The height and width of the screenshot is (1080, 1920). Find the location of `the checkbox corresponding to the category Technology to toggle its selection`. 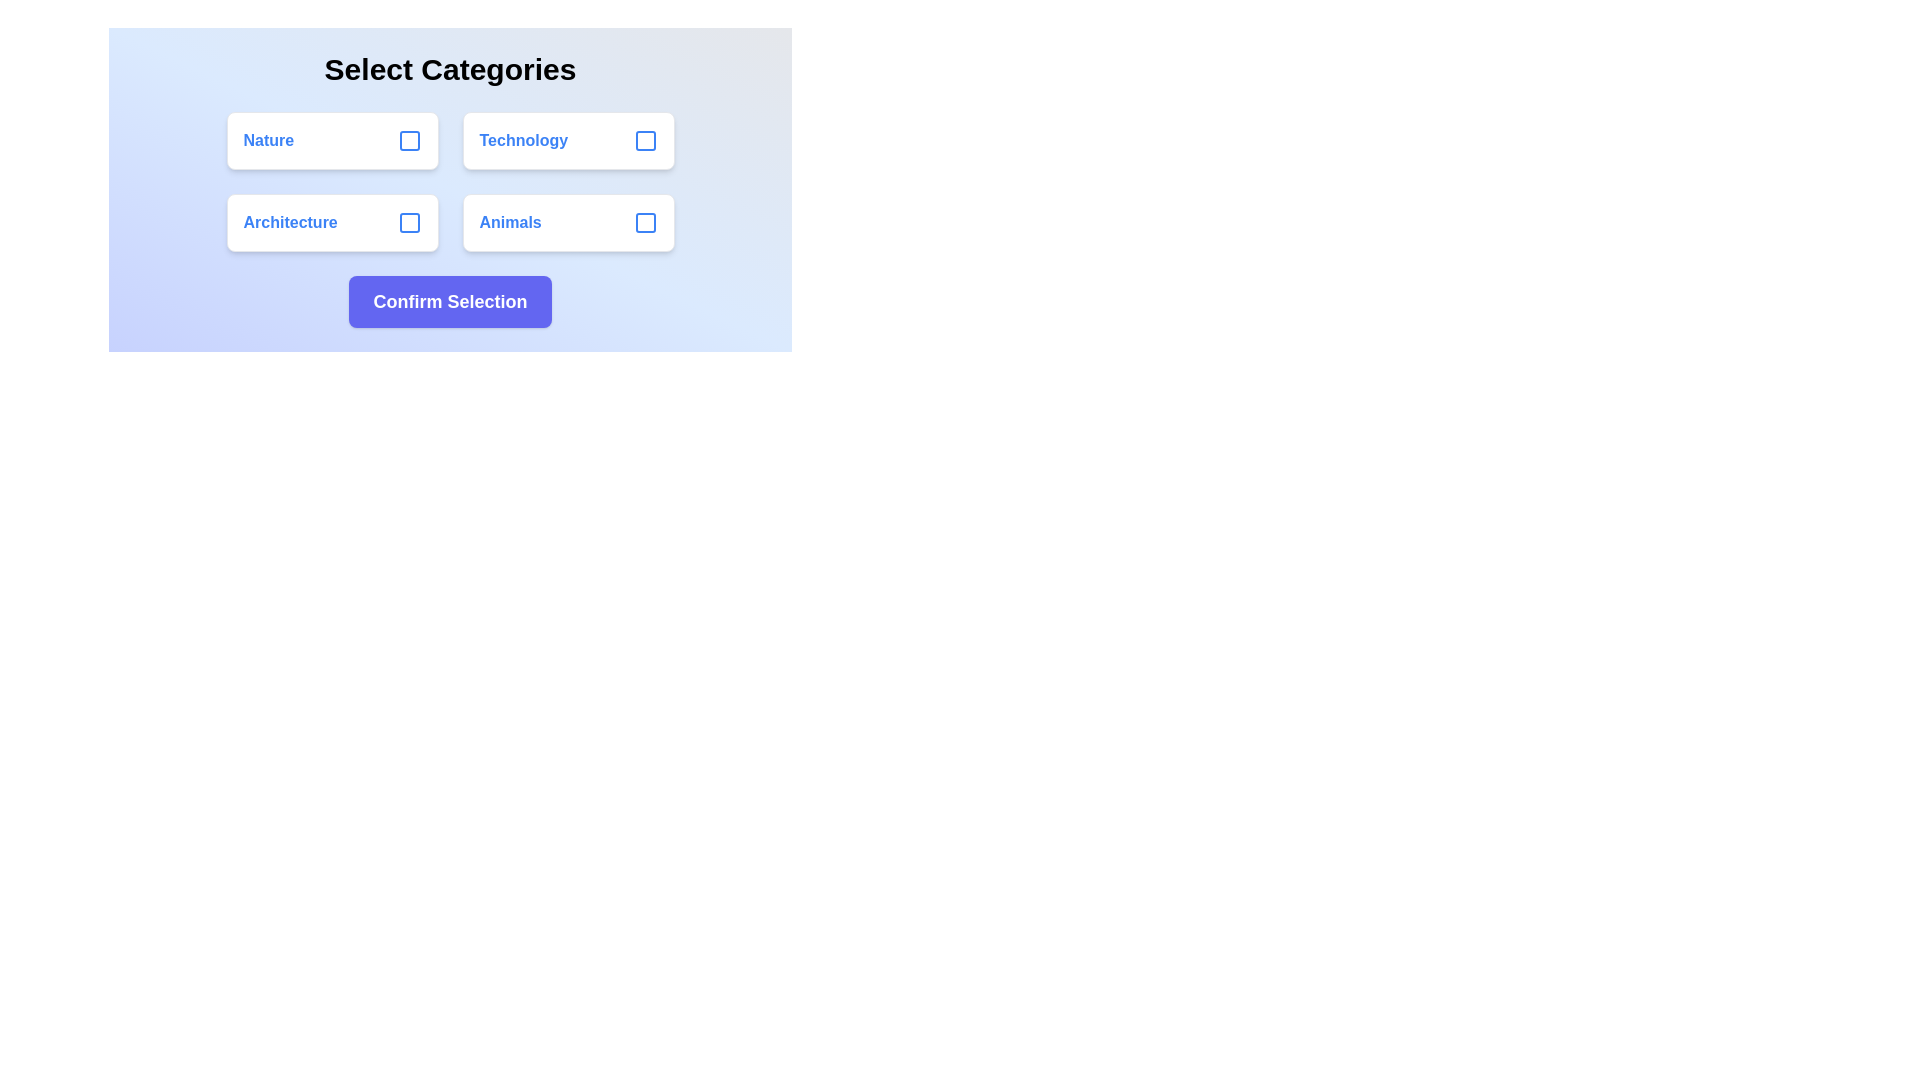

the checkbox corresponding to the category Technology to toggle its selection is located at coordinates (645, 140).